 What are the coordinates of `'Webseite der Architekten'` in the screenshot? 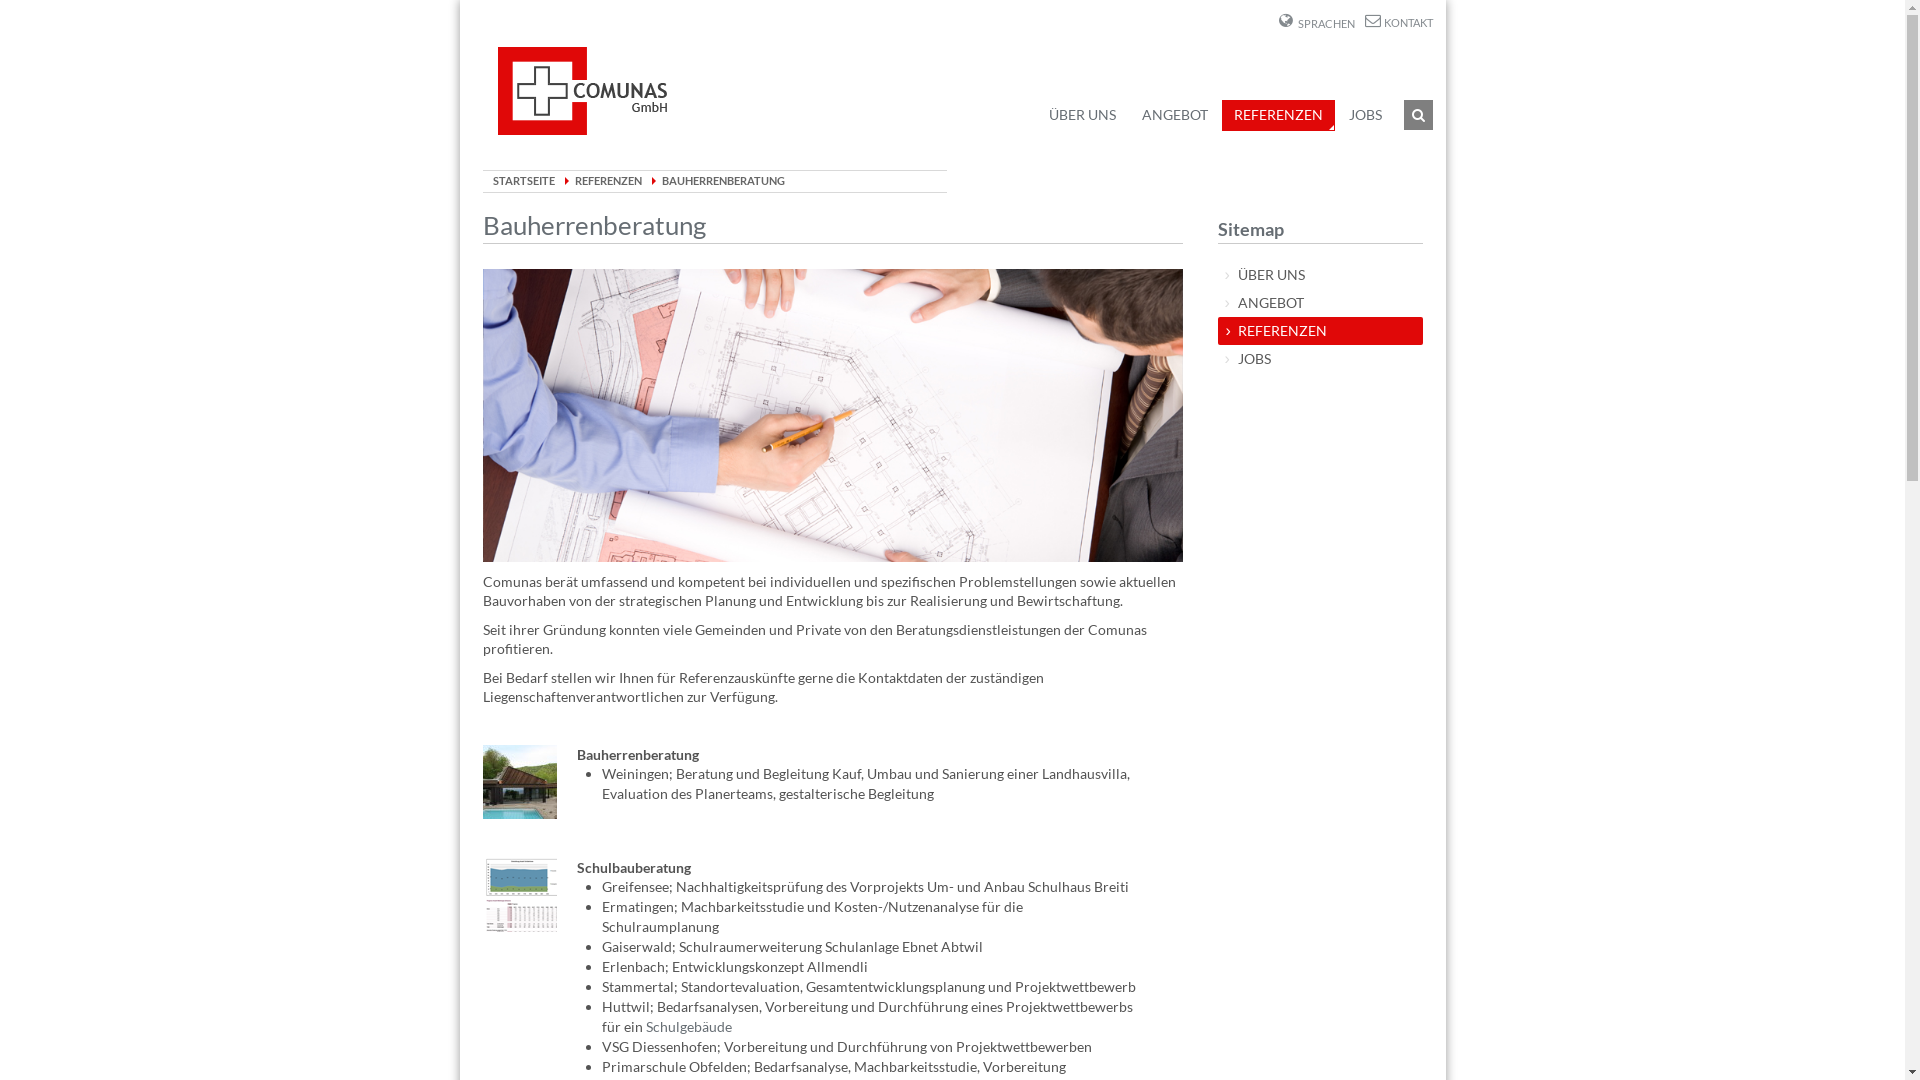 It's located at (518, 778).